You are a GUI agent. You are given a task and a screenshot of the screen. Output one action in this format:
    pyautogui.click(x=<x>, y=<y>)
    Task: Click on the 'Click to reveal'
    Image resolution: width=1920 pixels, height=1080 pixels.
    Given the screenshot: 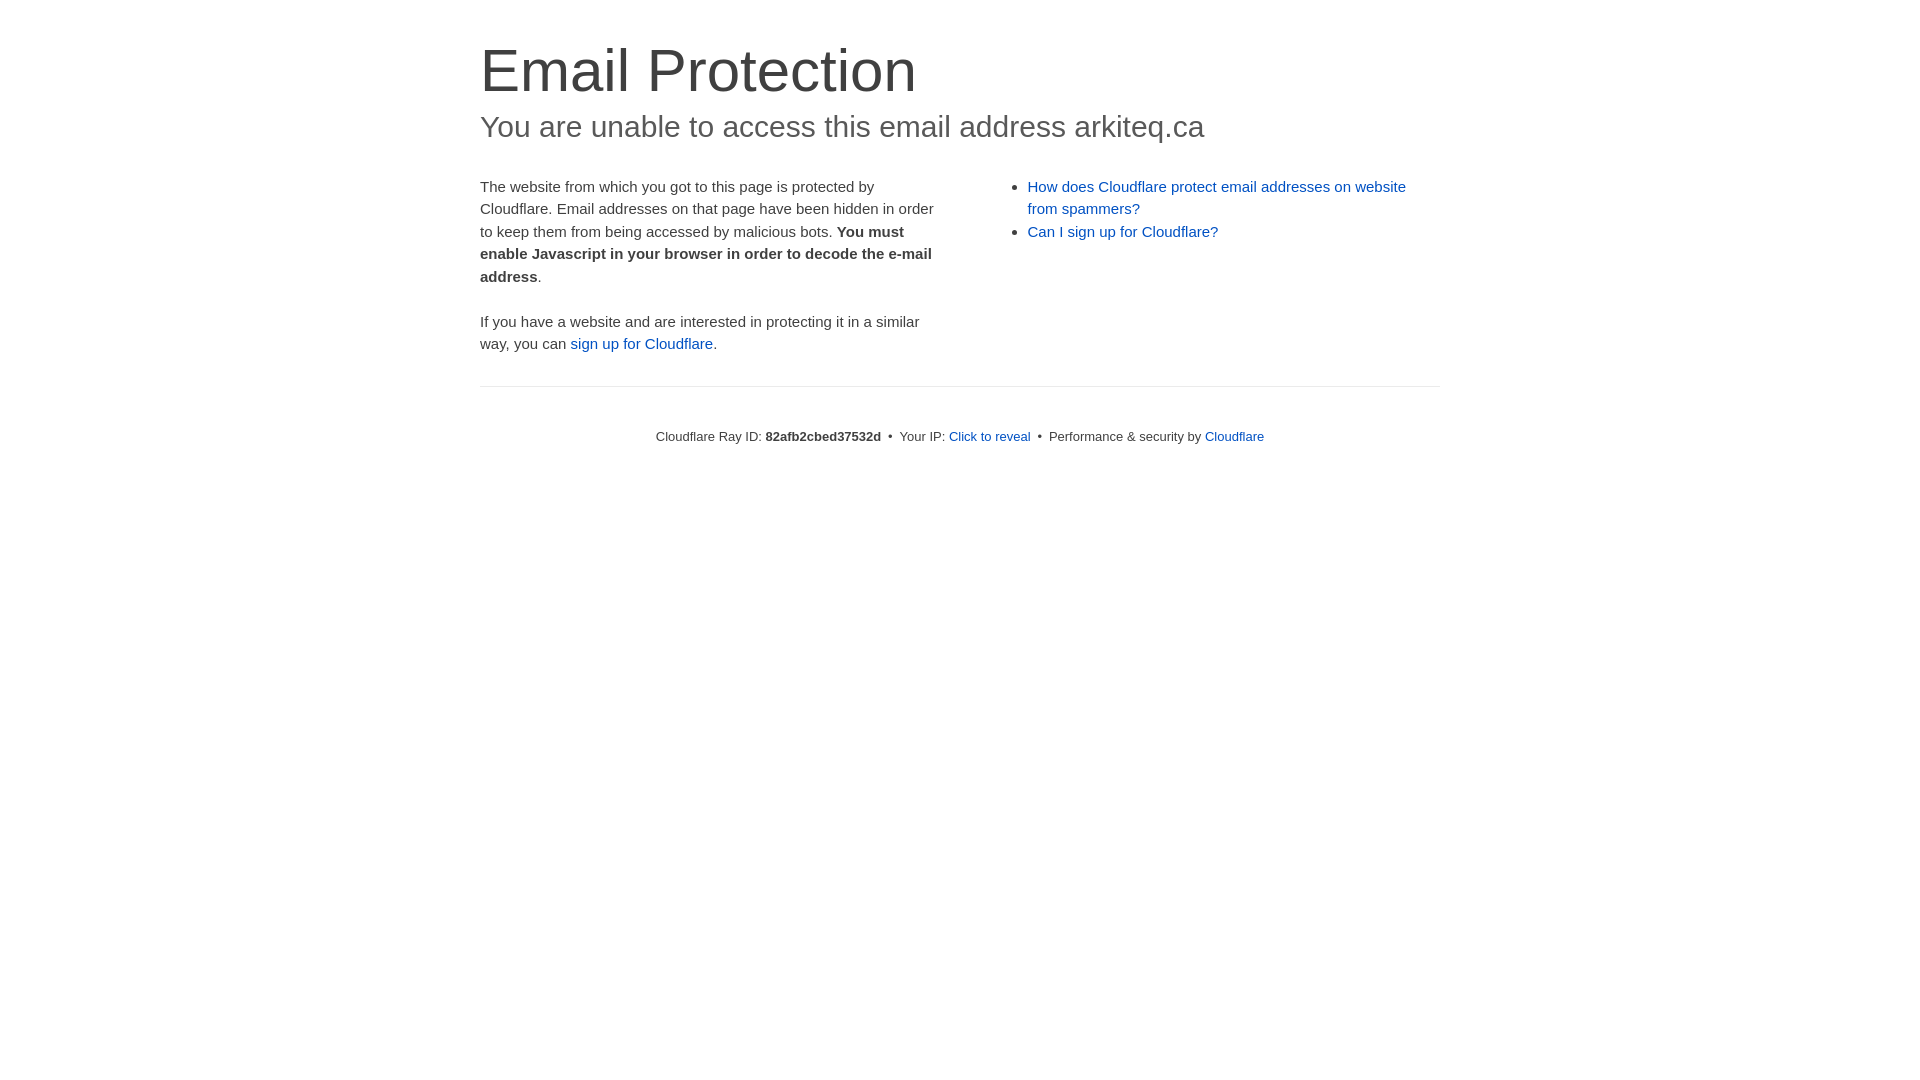 What is the action you would take?
    pyautogui.click(x=948, y=435)
    